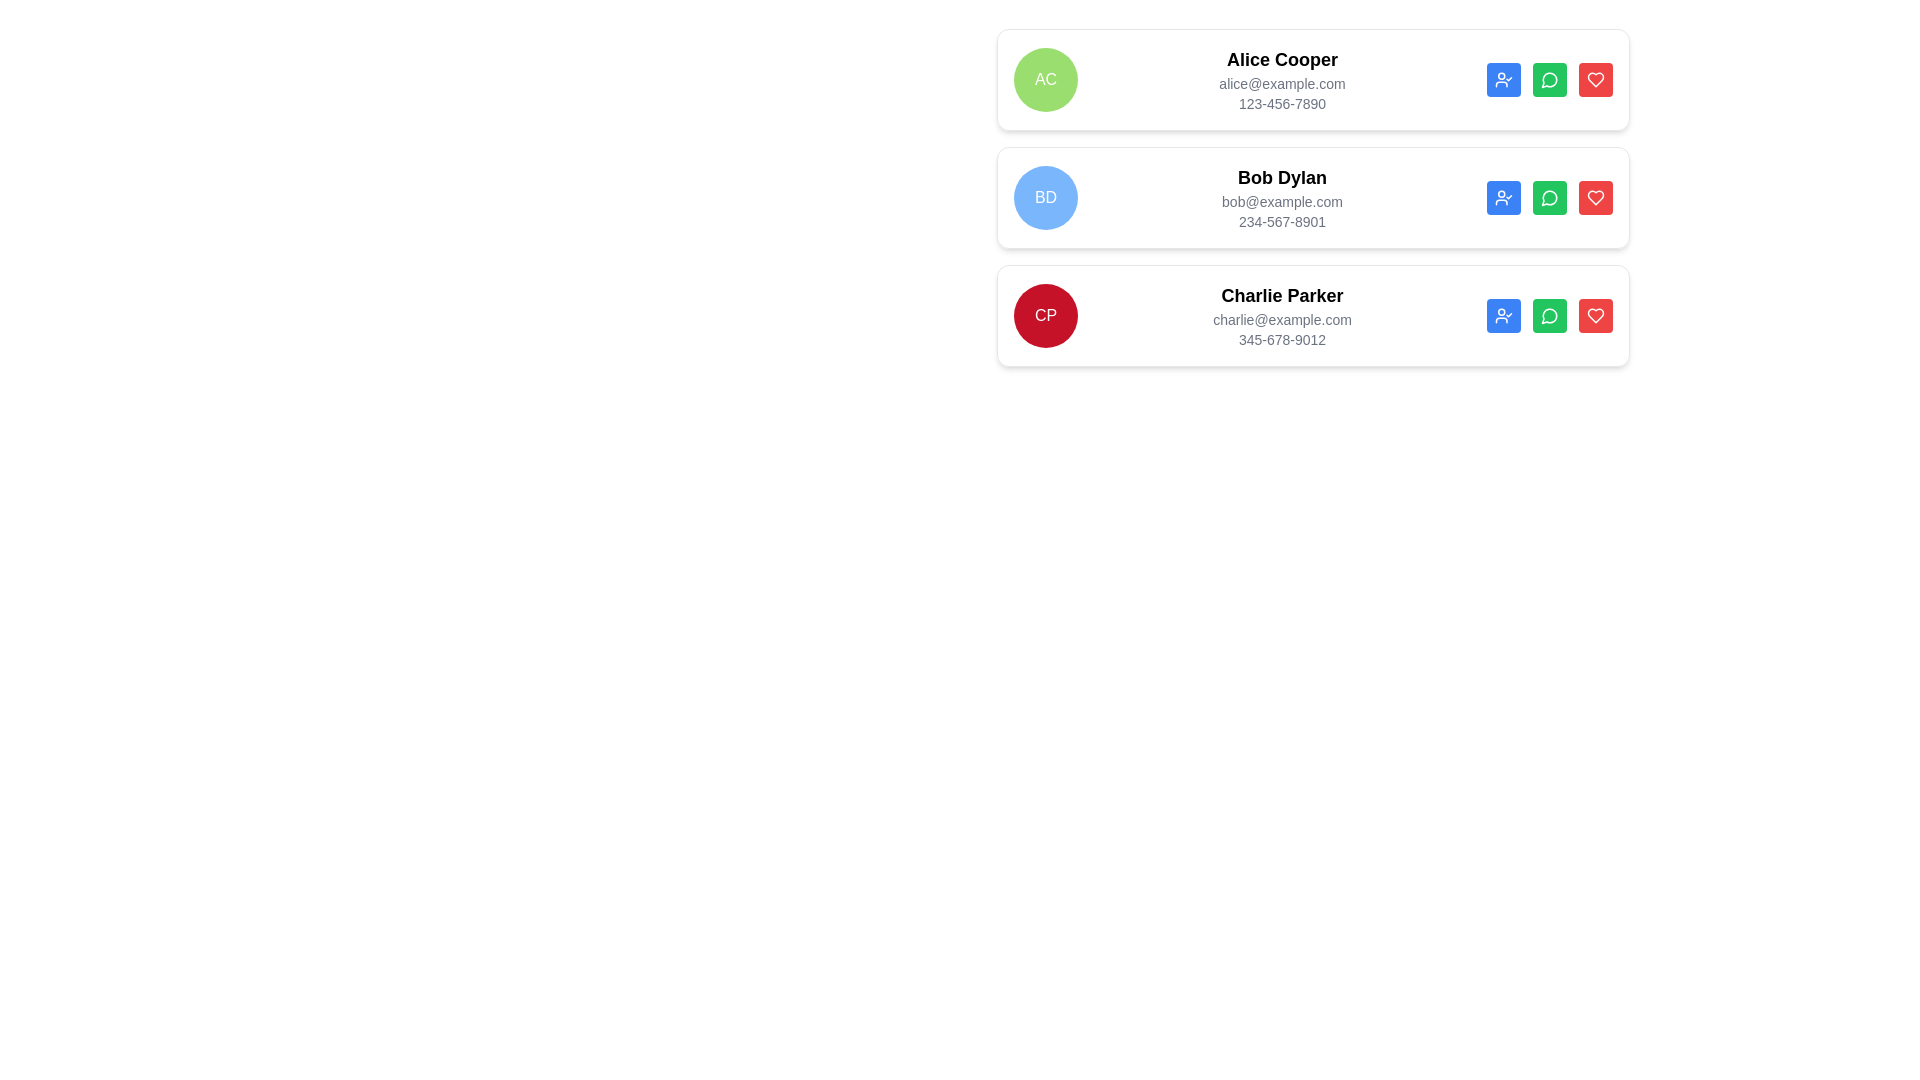 The width and height of the screenshot is (1920, 1080). What do you see at coordinates (1549, 197) in the screenshot?
I see `the green rounded button with a white speech bubble icon, located at the center of the row of buttons associated with 'Bob Dylan's' contact card` at bounding box center [1549, 197].